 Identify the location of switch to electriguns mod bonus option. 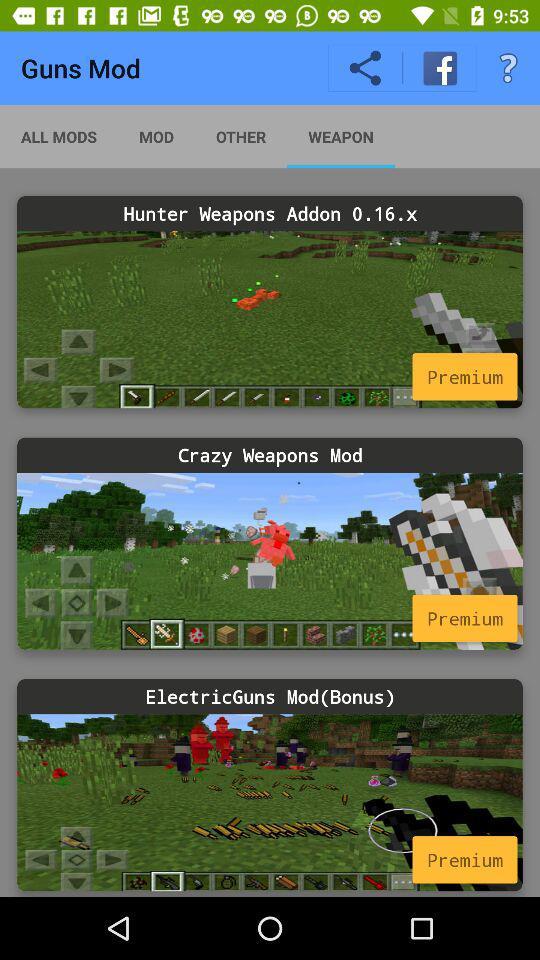
(270, 802).